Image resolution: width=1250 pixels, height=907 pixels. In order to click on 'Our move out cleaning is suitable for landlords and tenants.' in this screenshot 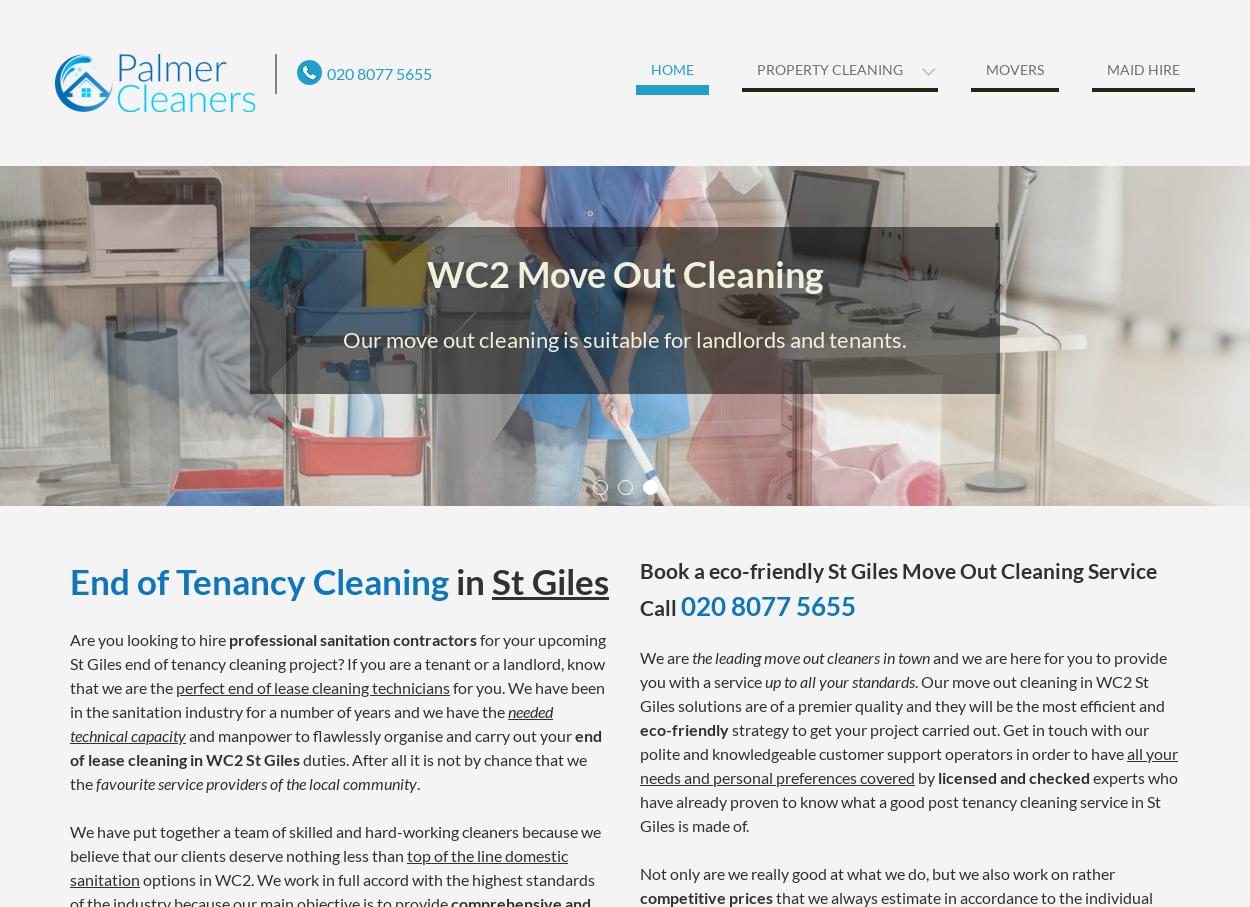, I will do `click(625, 338)`.